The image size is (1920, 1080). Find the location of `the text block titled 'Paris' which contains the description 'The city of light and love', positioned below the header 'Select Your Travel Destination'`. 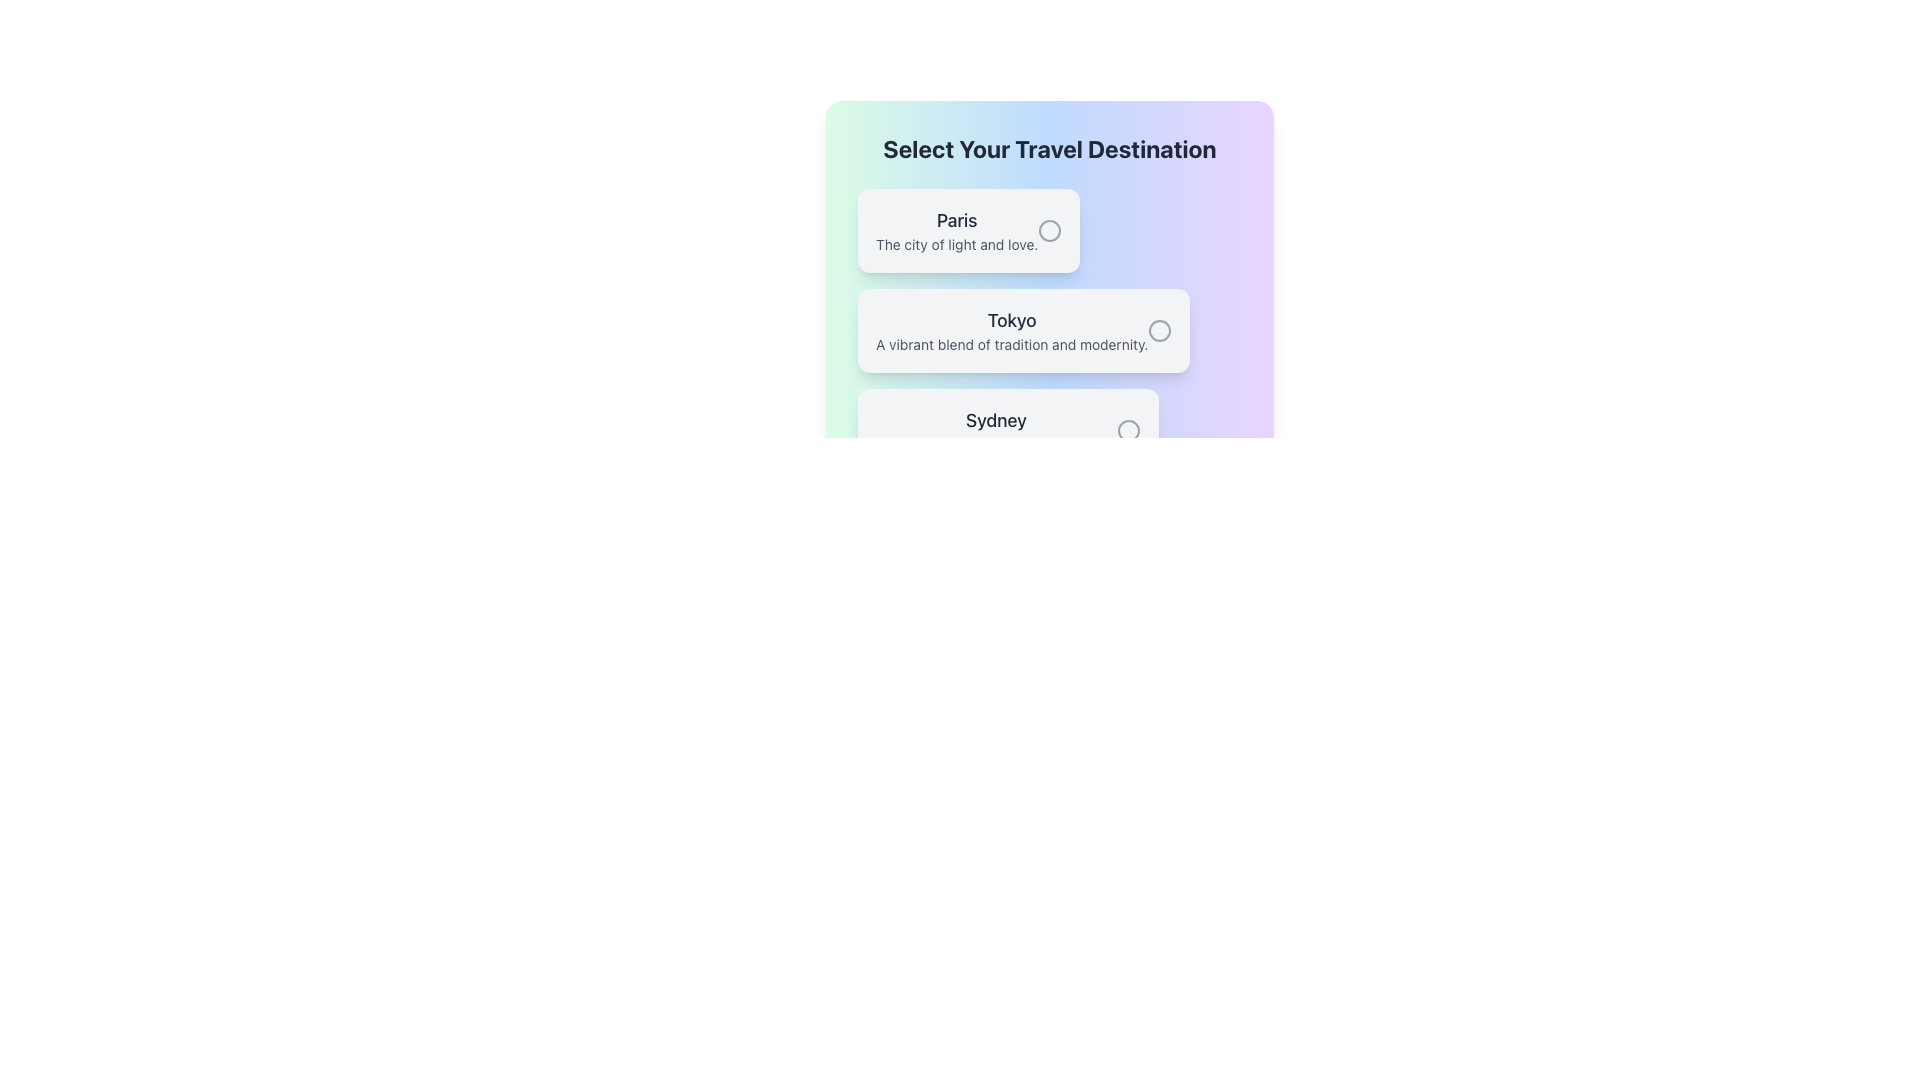

the text block titled 'Paris' which contains the description 'The city of light and love', positioned below the header 'Select Your Travel Destination' is located at coordinates (956, 230).